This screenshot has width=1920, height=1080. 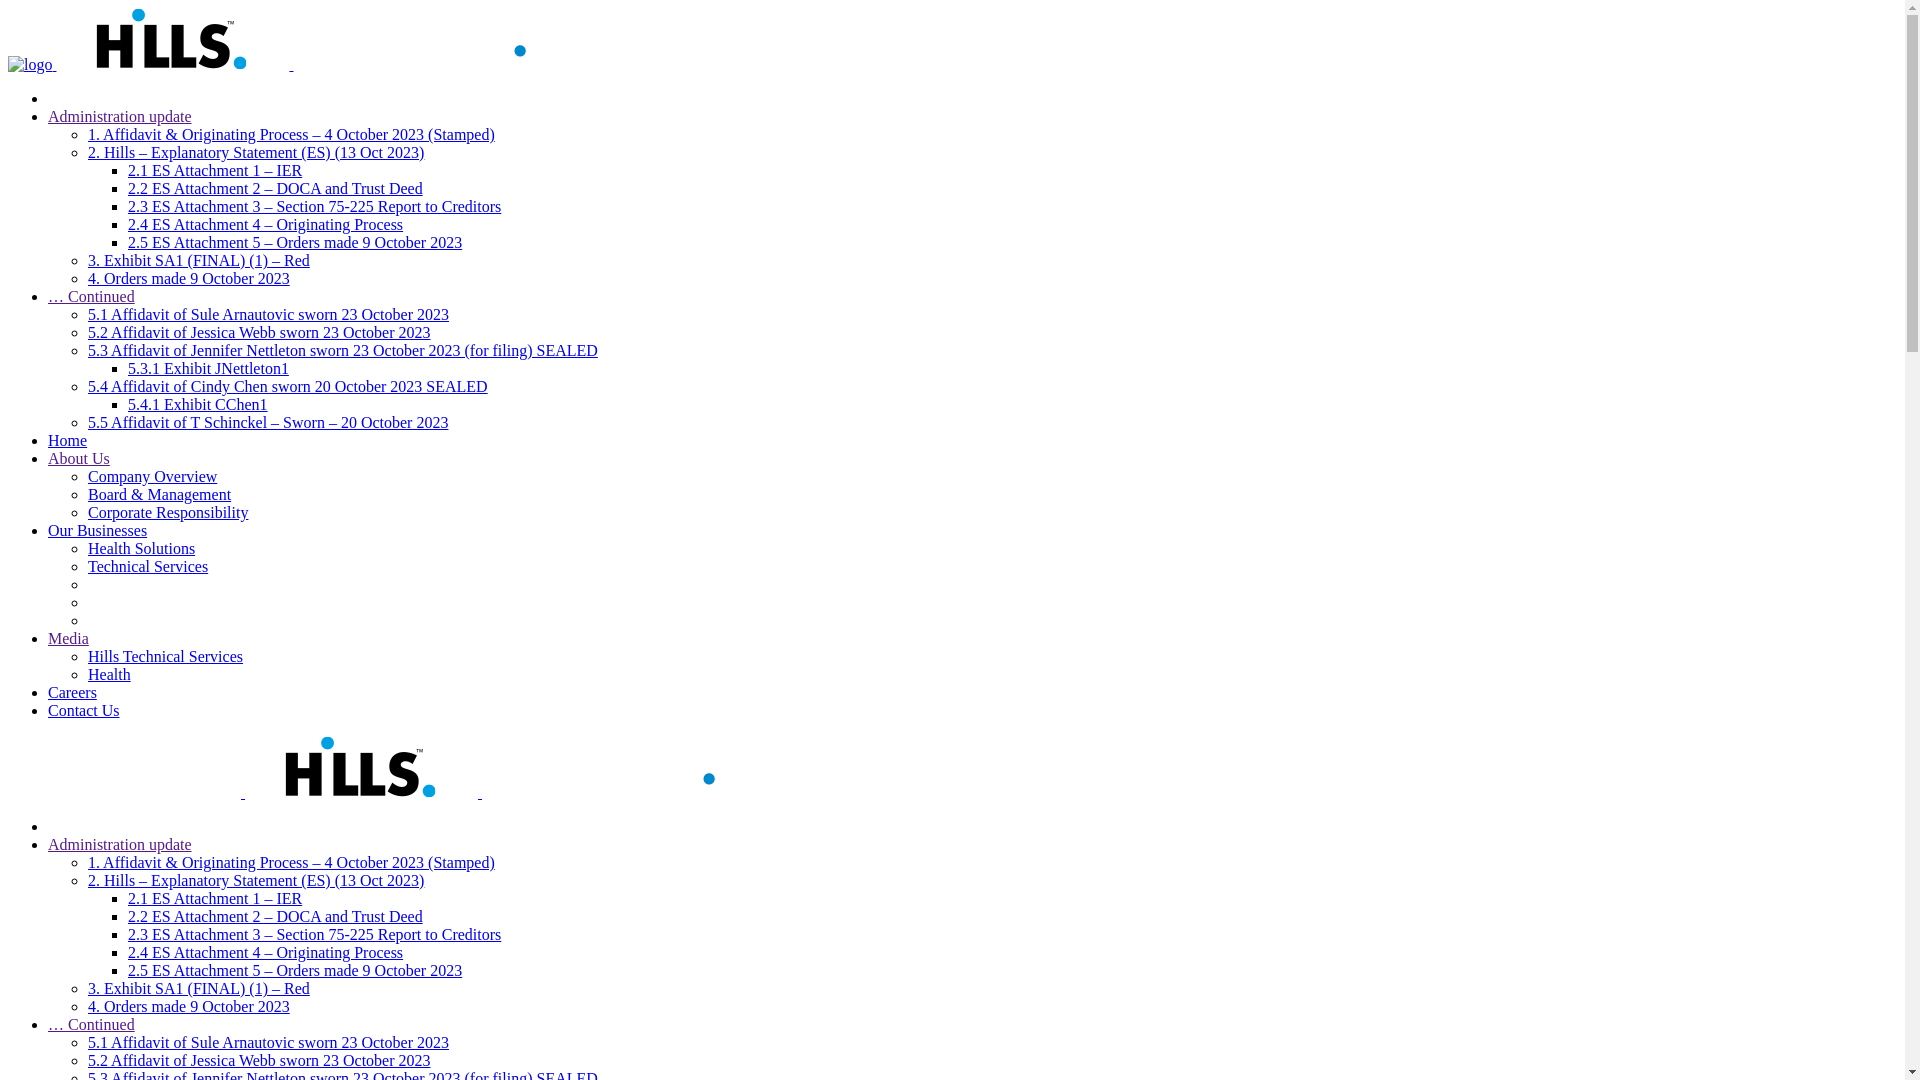 I want to click on 'Home', so click(x=67, y=439).